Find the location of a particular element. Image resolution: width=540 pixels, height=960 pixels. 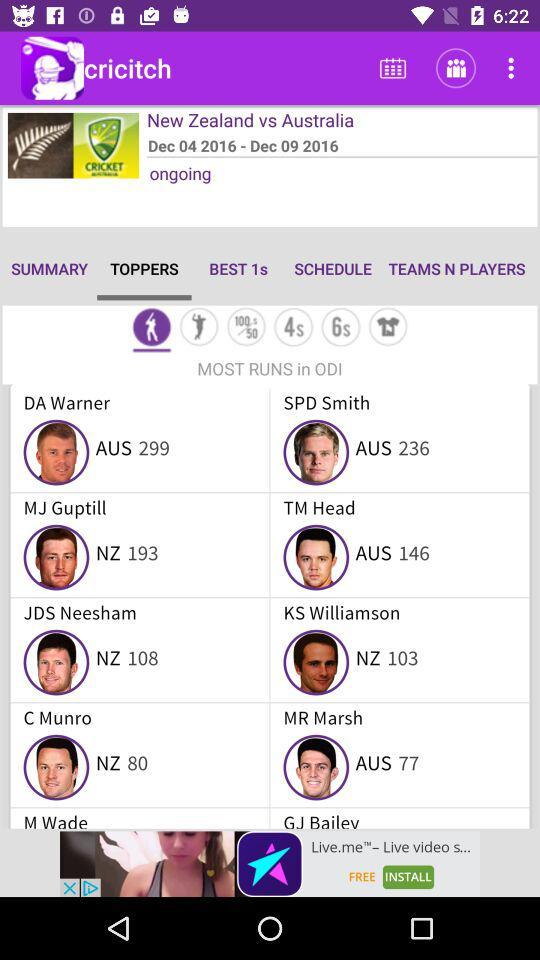

4s button is located at coordinates (292, 329).